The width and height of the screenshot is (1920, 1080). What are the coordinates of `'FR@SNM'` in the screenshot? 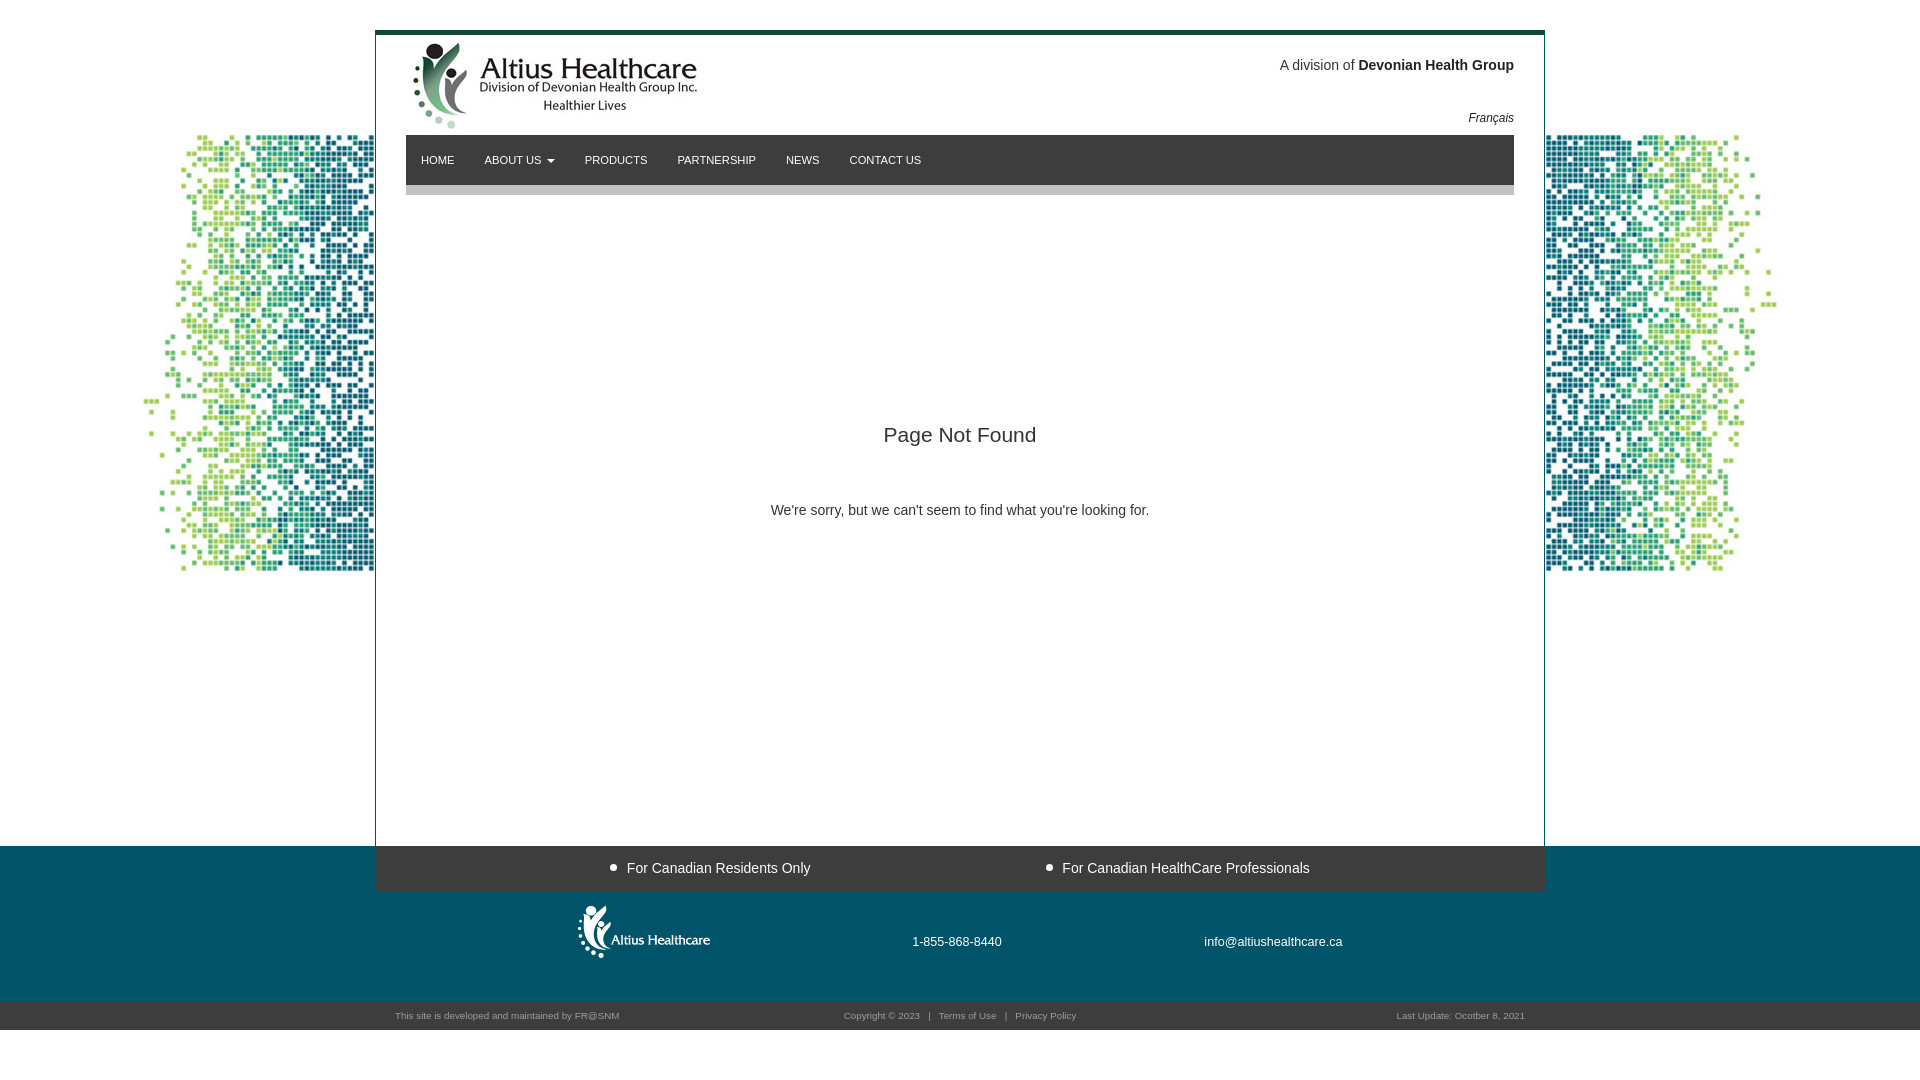 It's located at (596, 1015).